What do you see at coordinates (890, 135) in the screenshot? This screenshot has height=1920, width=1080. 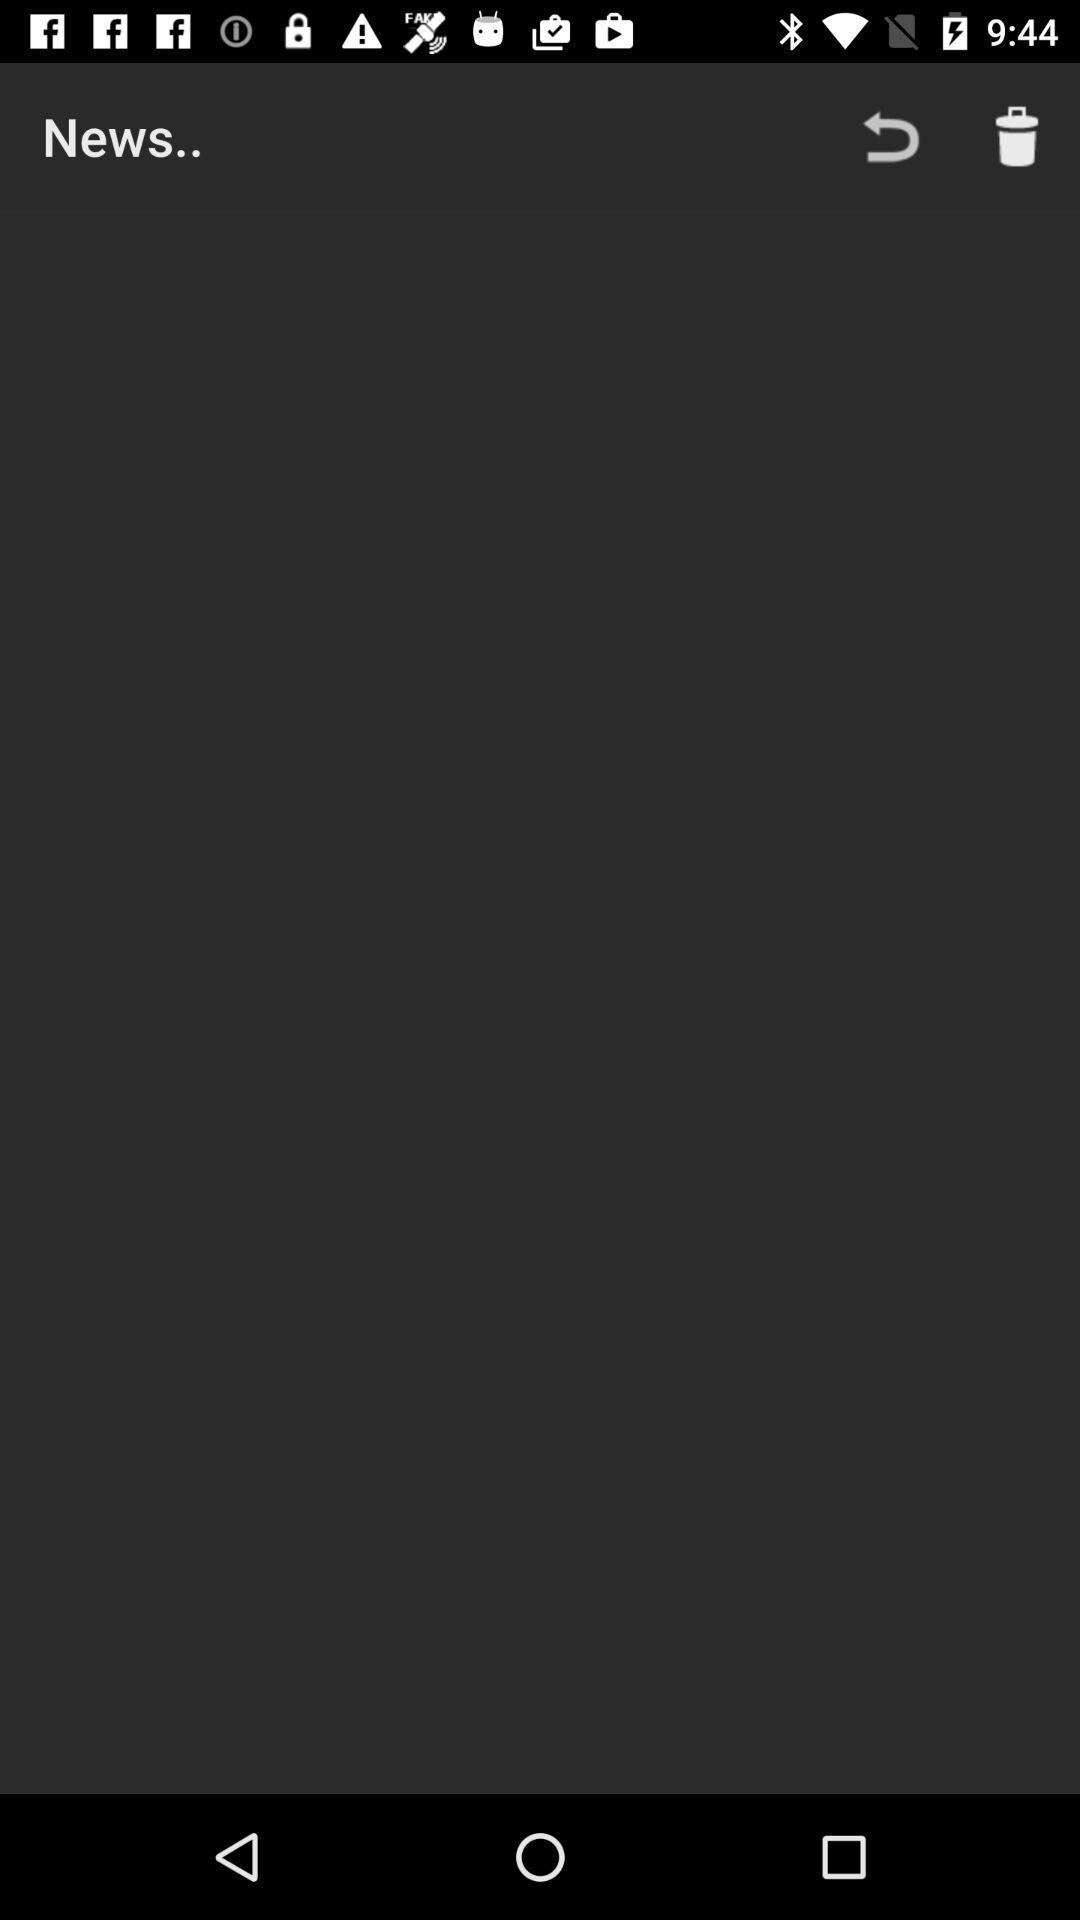 I see `item to the right of the news.. icon` at bounding box center [890, 135].